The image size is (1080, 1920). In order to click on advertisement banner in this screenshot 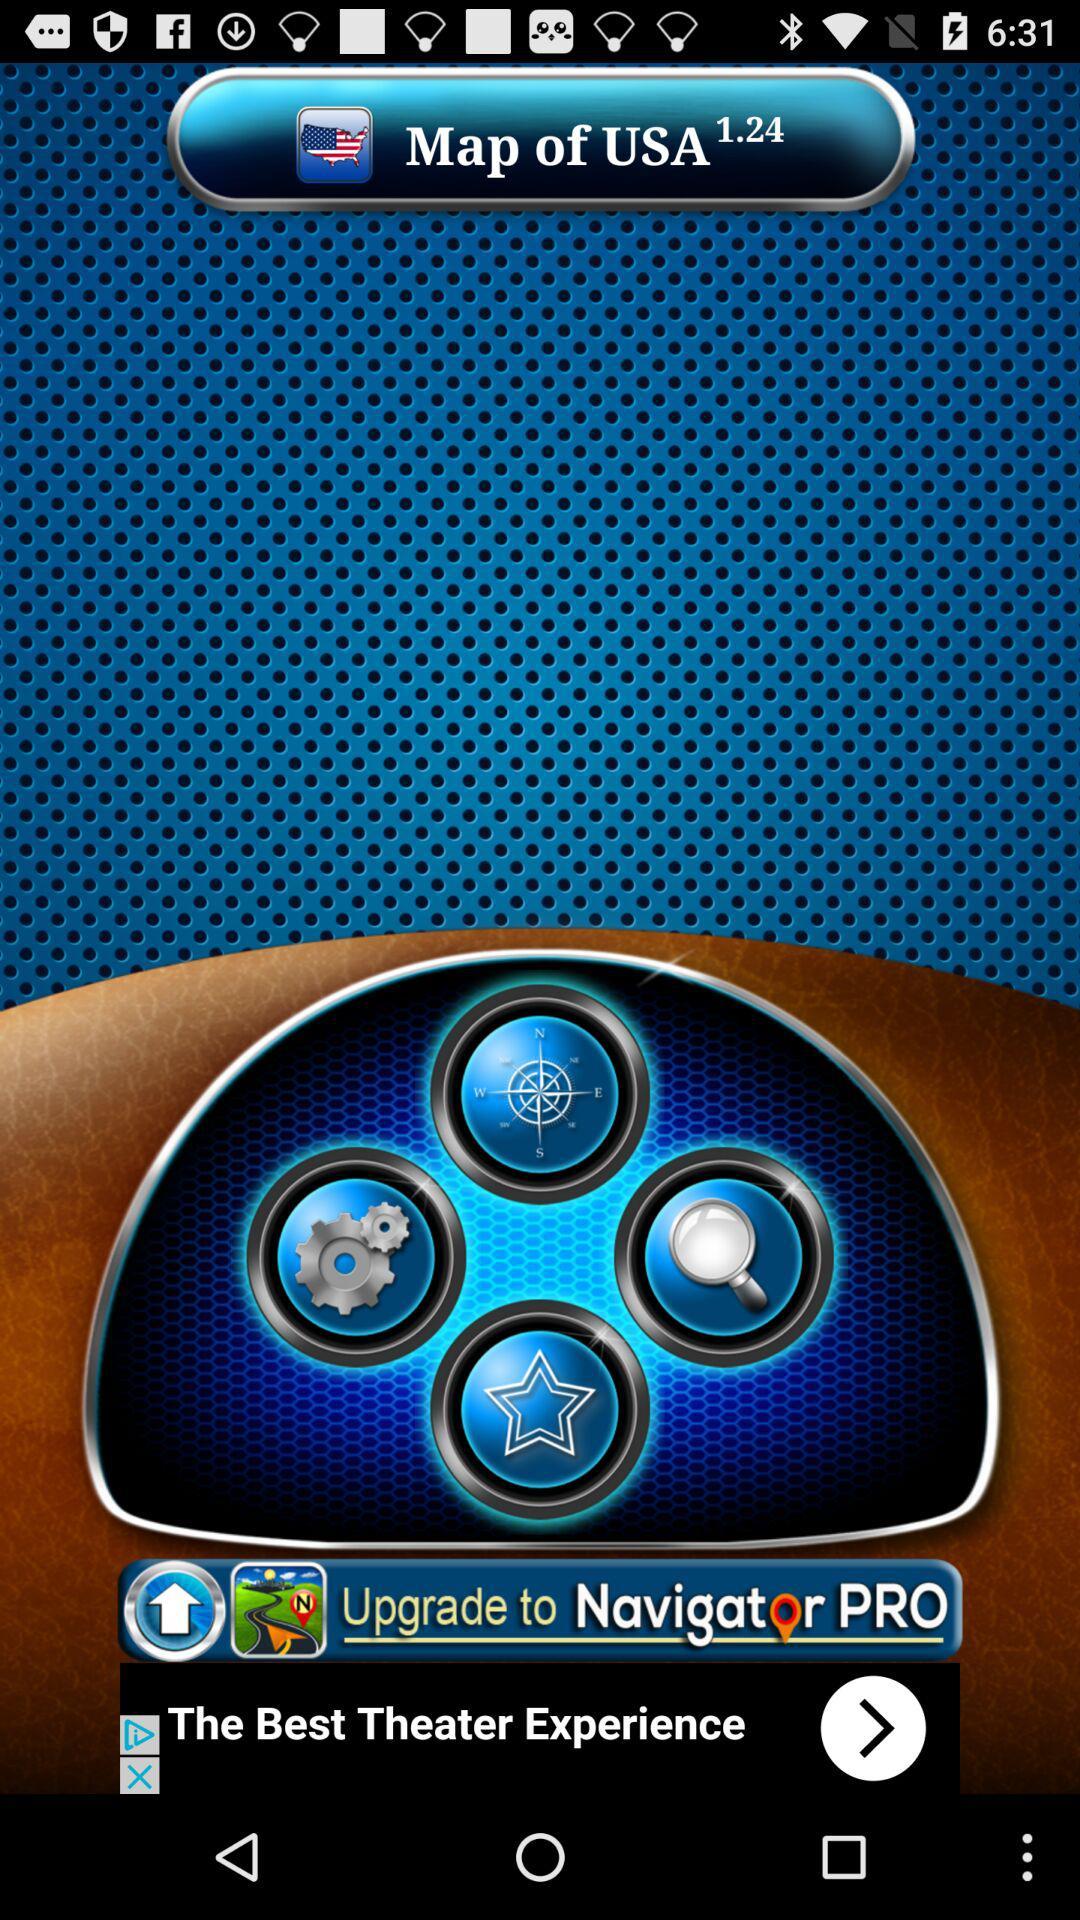, I will do `click(540, 1727)`.